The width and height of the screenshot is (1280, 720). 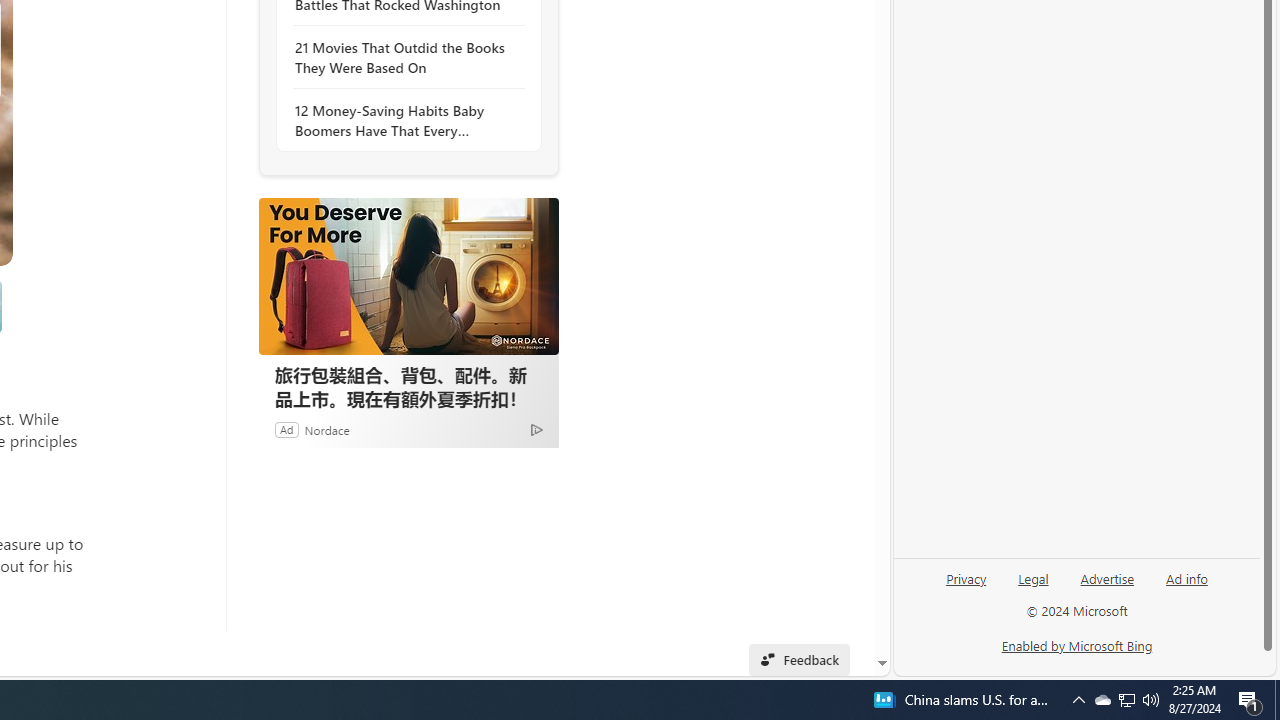 I want to click on 'Ad info', so click(x=1186, y=585).